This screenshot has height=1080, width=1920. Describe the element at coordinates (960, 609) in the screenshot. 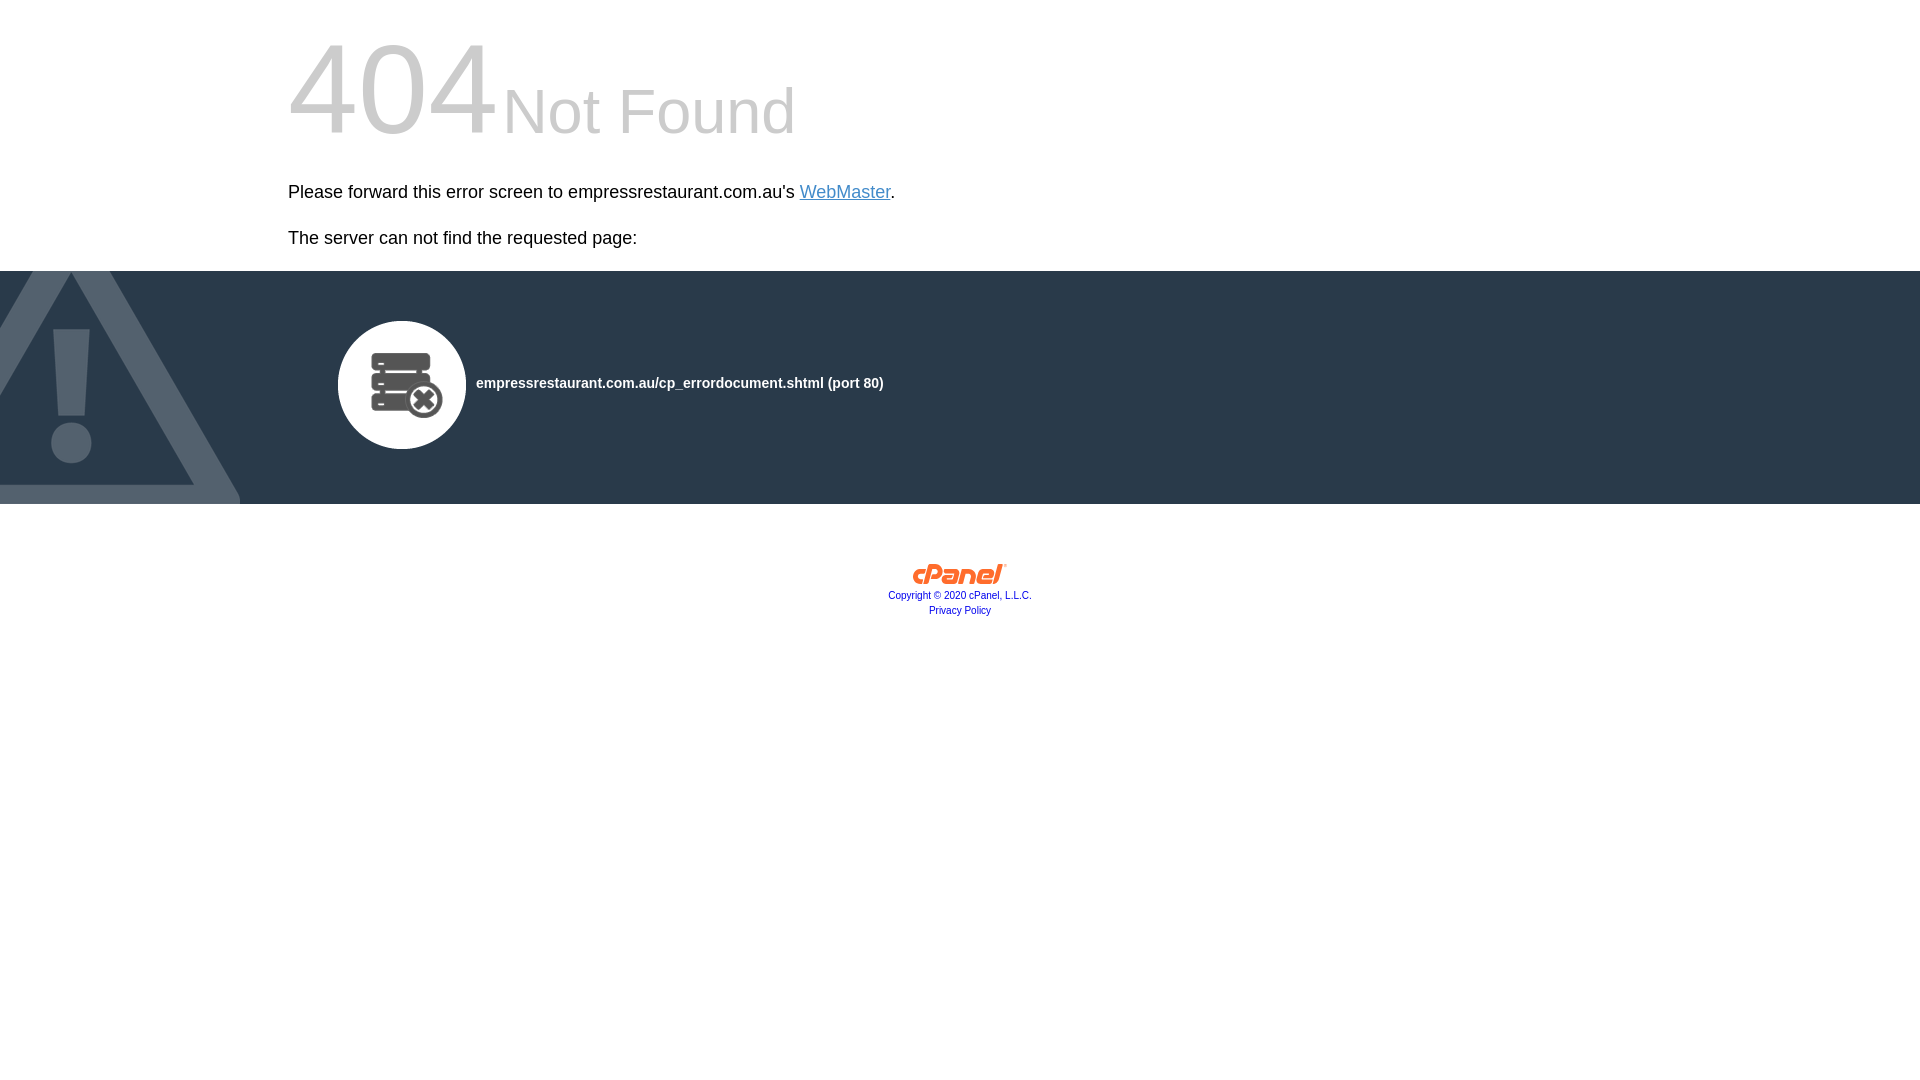

I see `'Privacy Policy'` at that location.